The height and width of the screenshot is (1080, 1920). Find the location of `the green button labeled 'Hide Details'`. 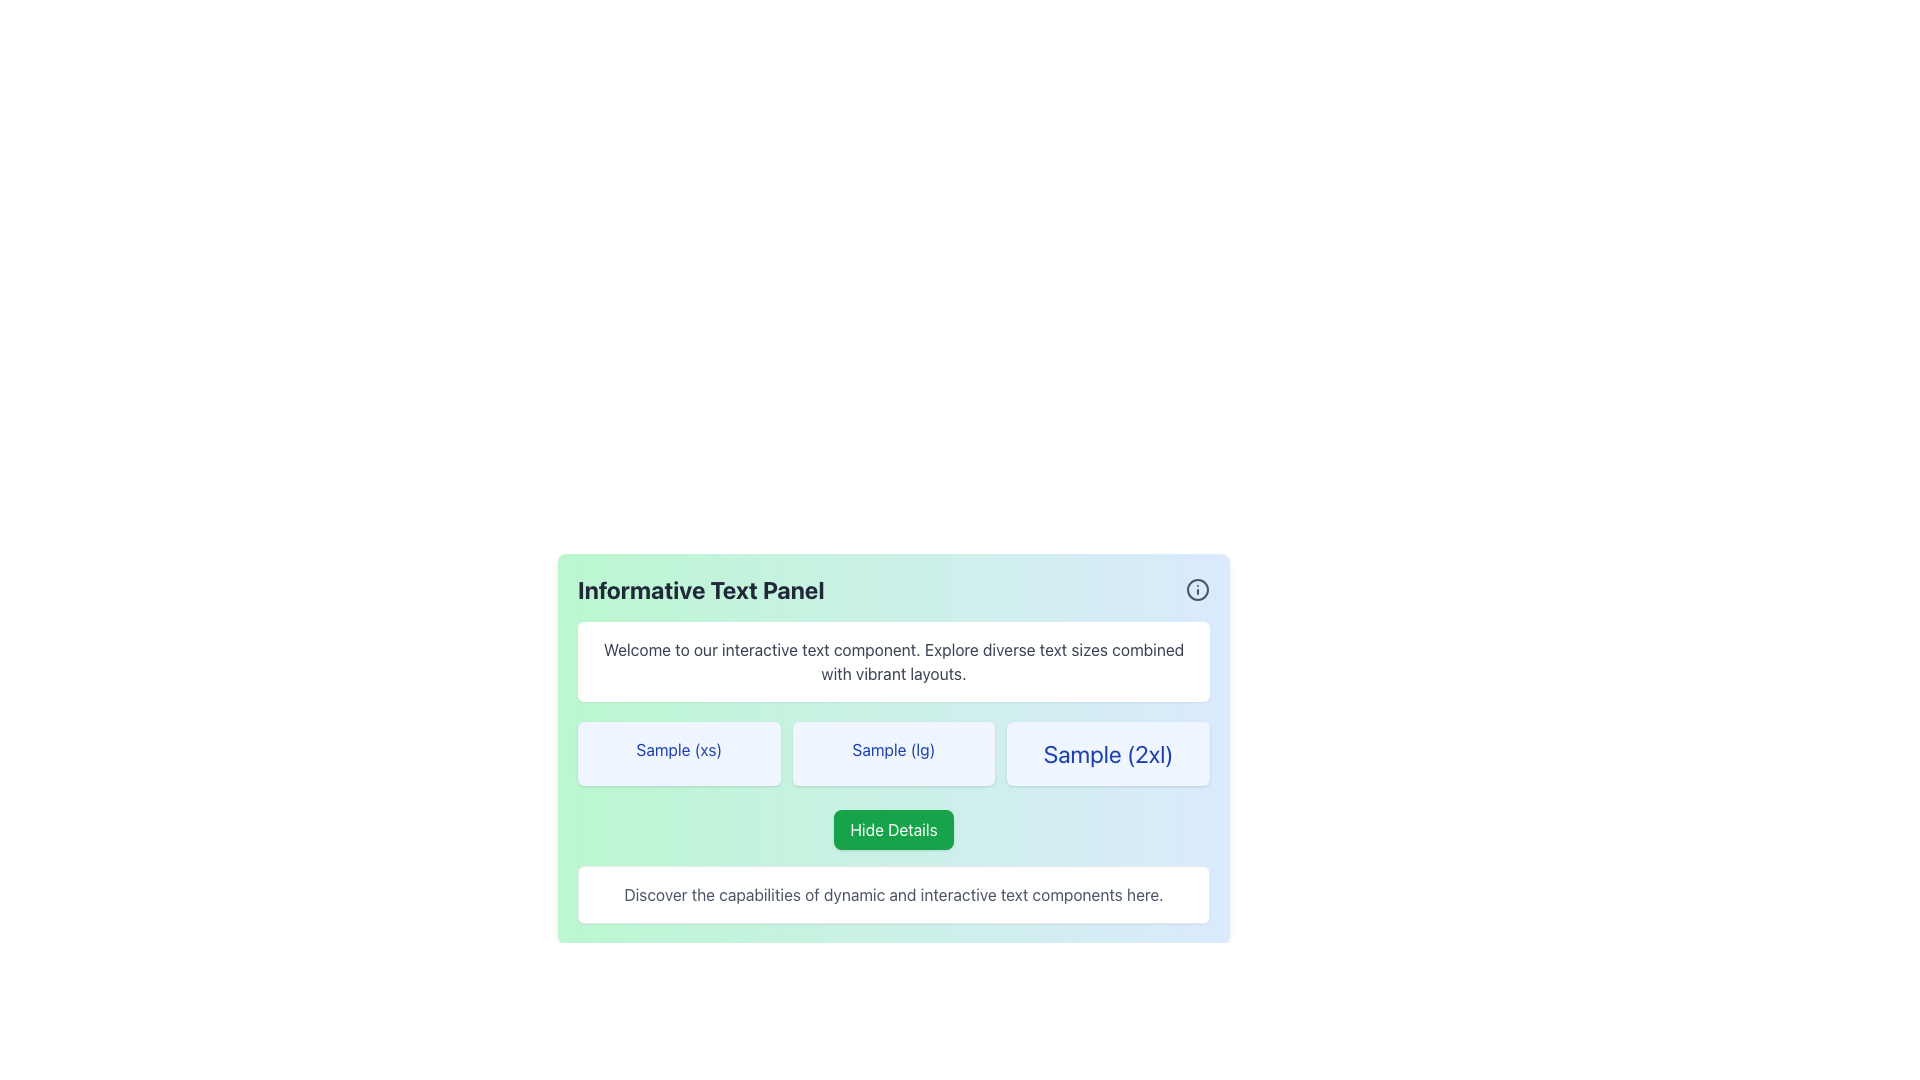

the green button labeled 'Hide Details' is located at coordinates (892, 829).